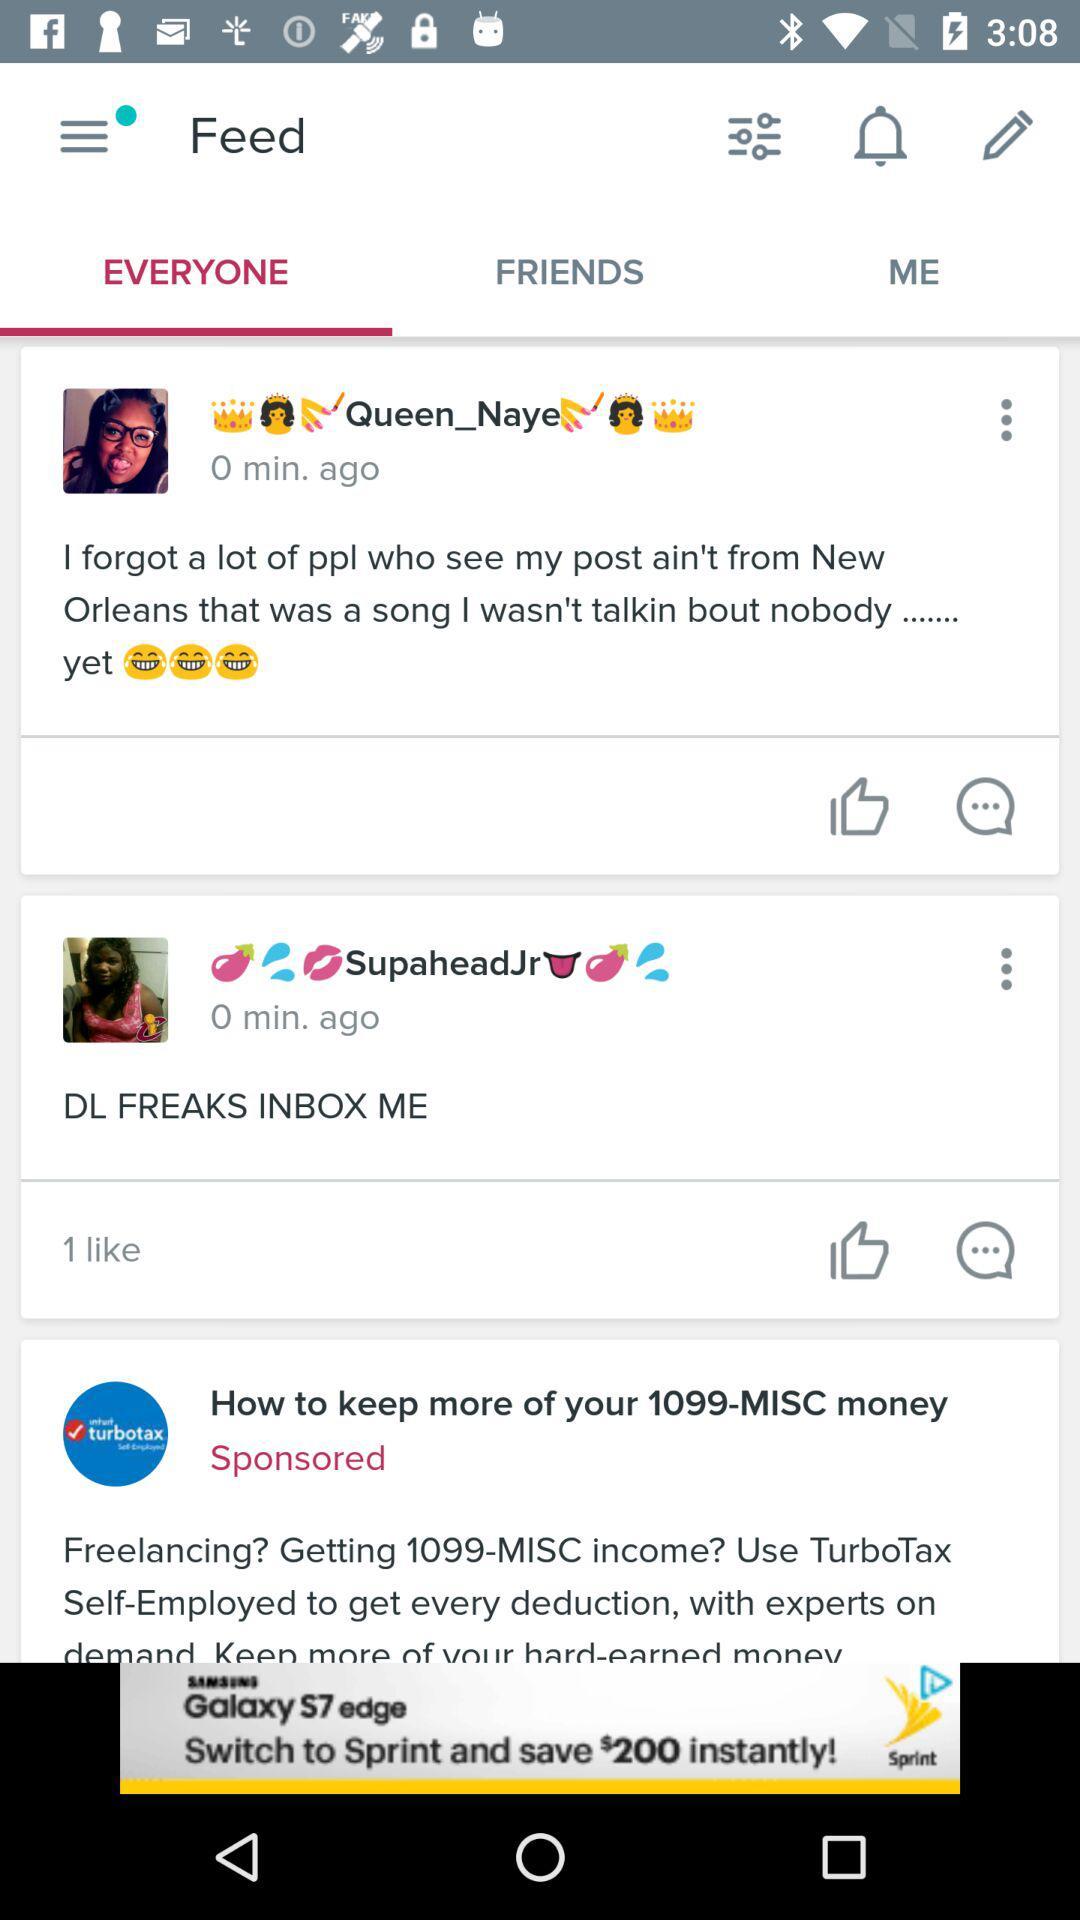  Describe the element at coordinates (858, 806) in the screenshot. I see `like post` at that location.